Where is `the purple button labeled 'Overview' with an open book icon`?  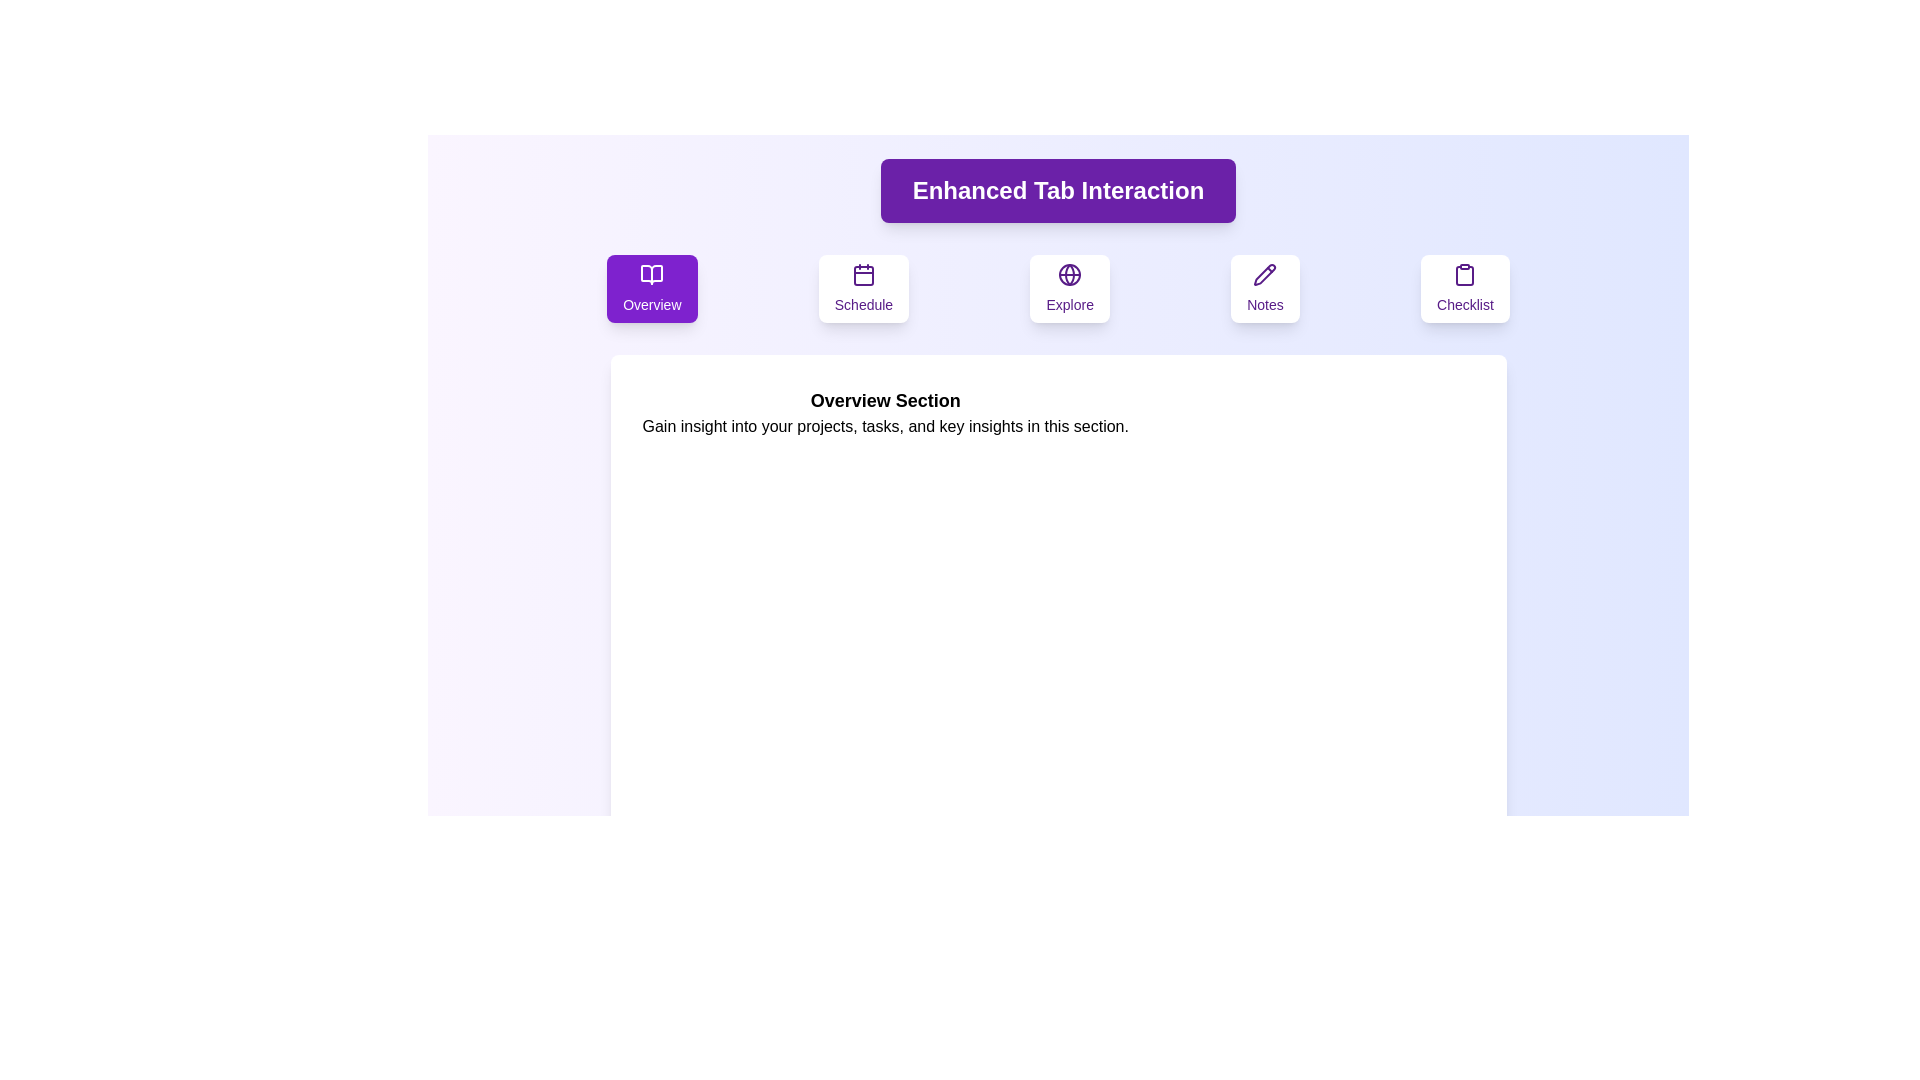 the purple button labeled 'Overview' with an open book icon is located at coordinates (652, 289).